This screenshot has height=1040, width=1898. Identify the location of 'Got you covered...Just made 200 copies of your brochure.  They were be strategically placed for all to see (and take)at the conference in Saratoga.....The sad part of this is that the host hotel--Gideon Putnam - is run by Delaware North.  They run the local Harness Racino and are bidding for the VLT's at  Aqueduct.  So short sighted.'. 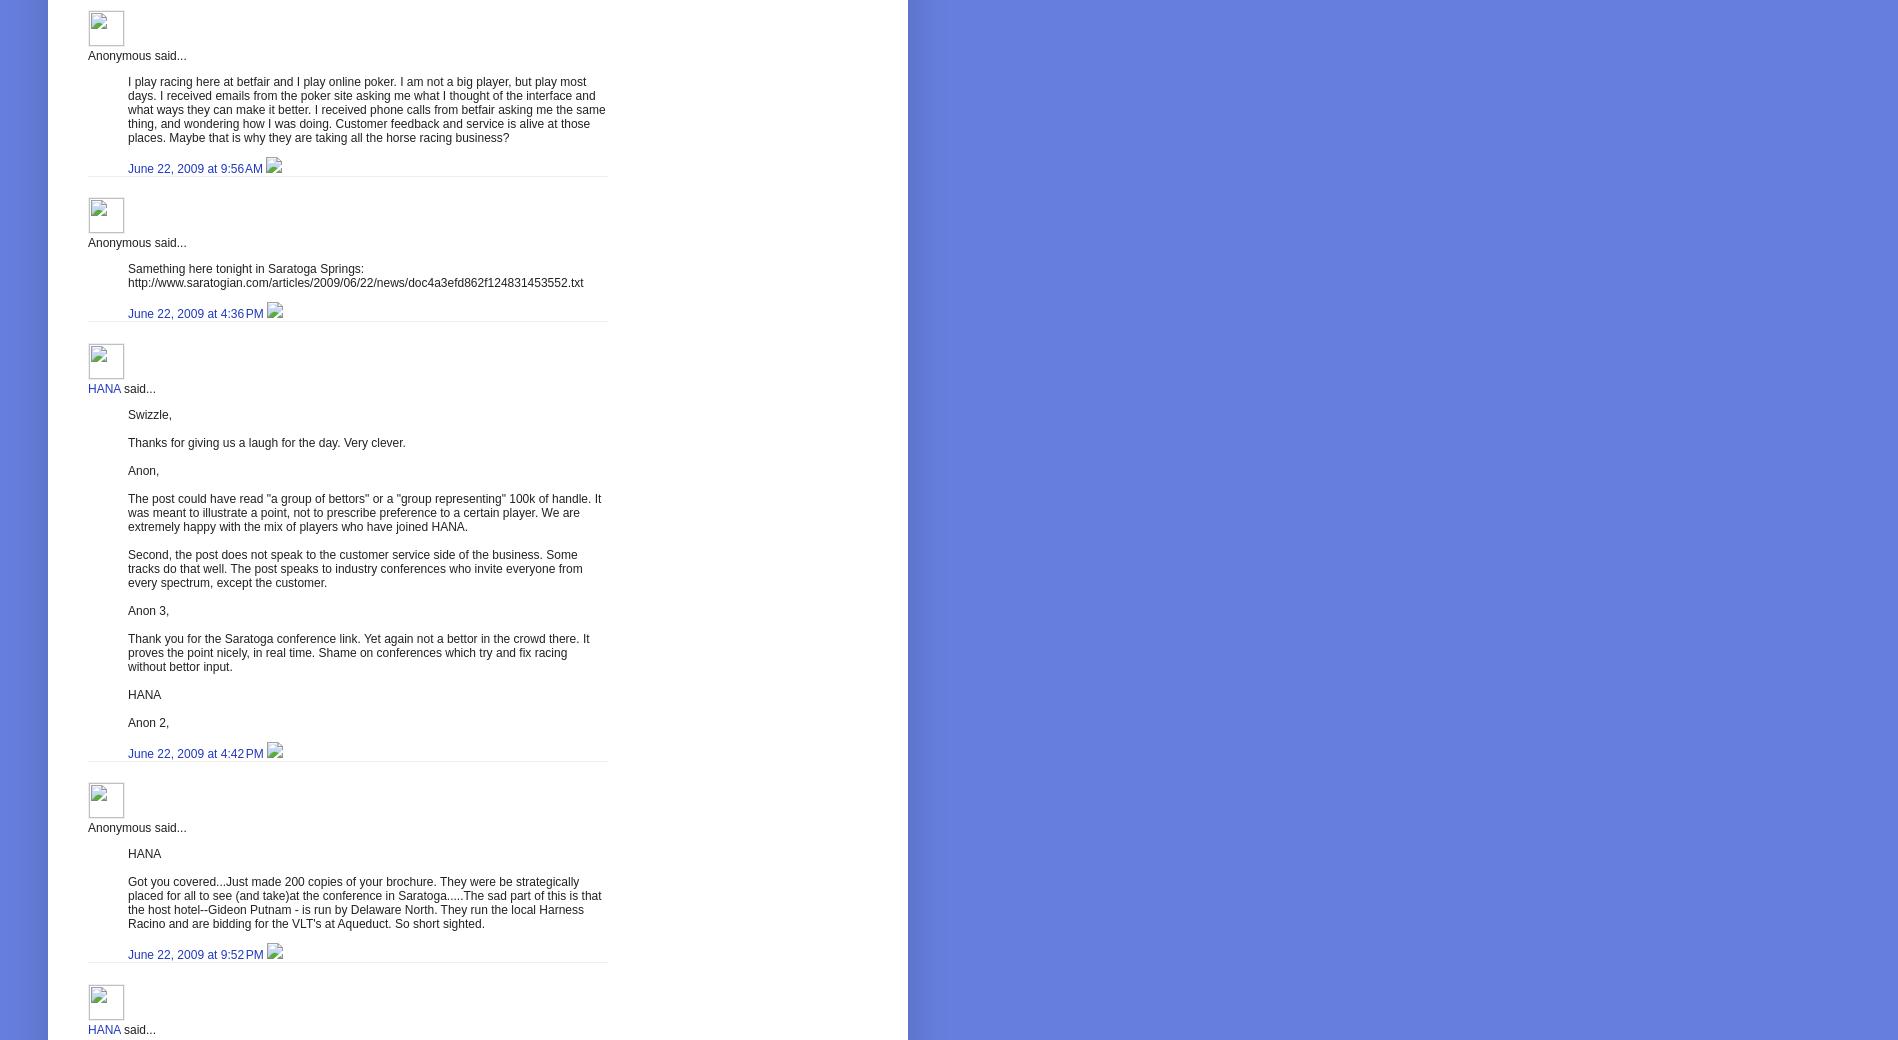
(364, 902).